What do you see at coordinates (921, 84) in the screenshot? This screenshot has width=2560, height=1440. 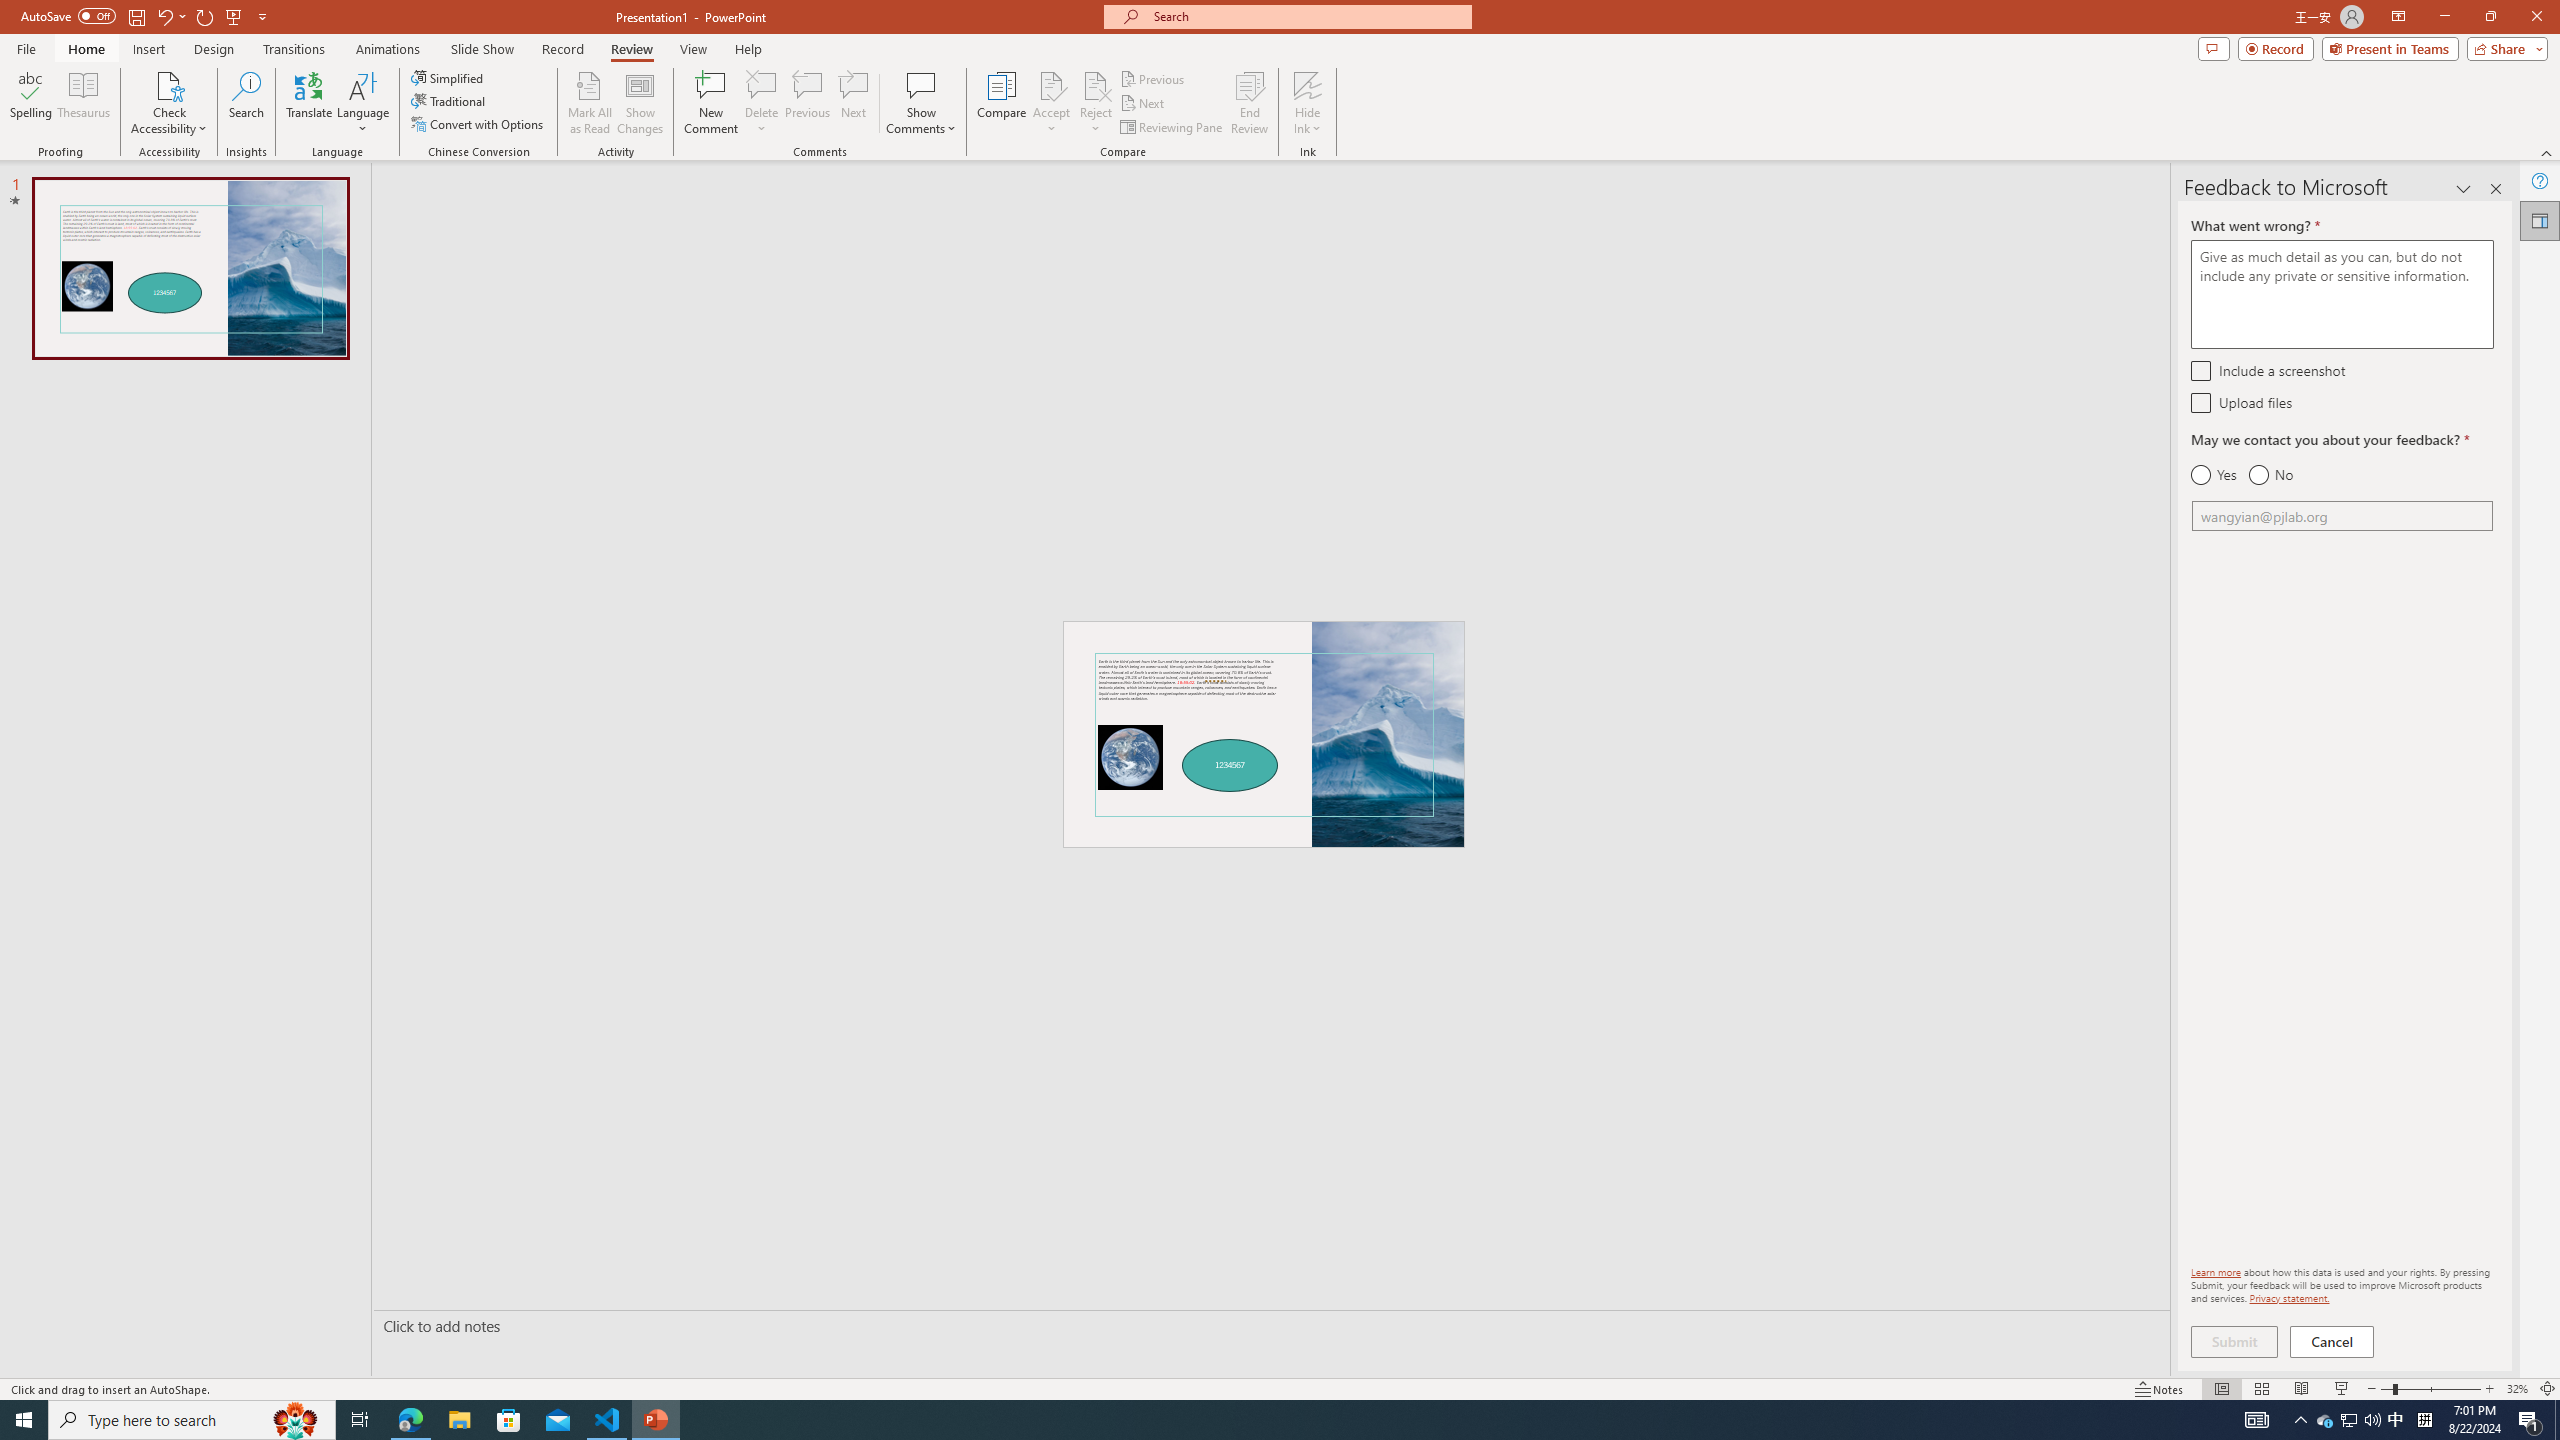 I see `'Show Comments'` at bounding box center [921, 84].